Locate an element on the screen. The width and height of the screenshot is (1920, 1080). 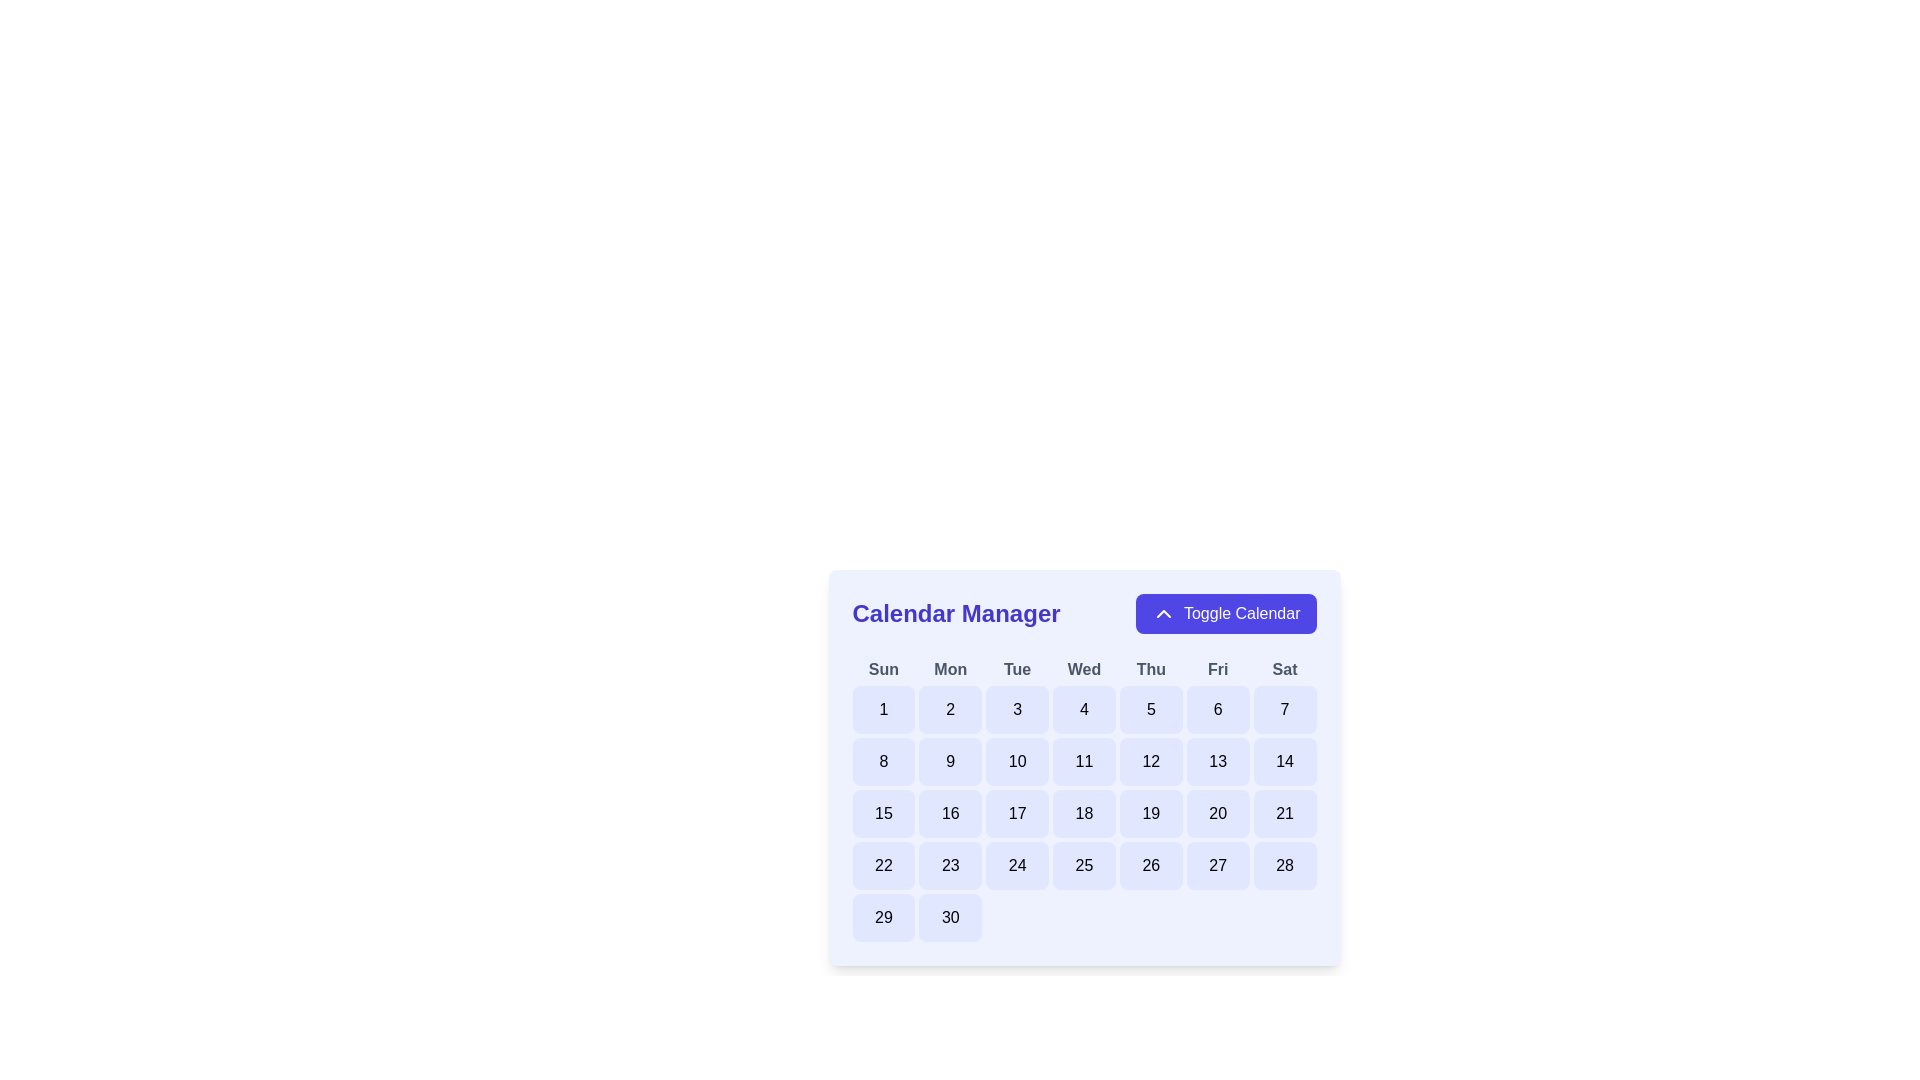
the button with the number '24' displayed in black text, located in the fourth row and third column of the calendar grid is located at coordinates (1017, 865).